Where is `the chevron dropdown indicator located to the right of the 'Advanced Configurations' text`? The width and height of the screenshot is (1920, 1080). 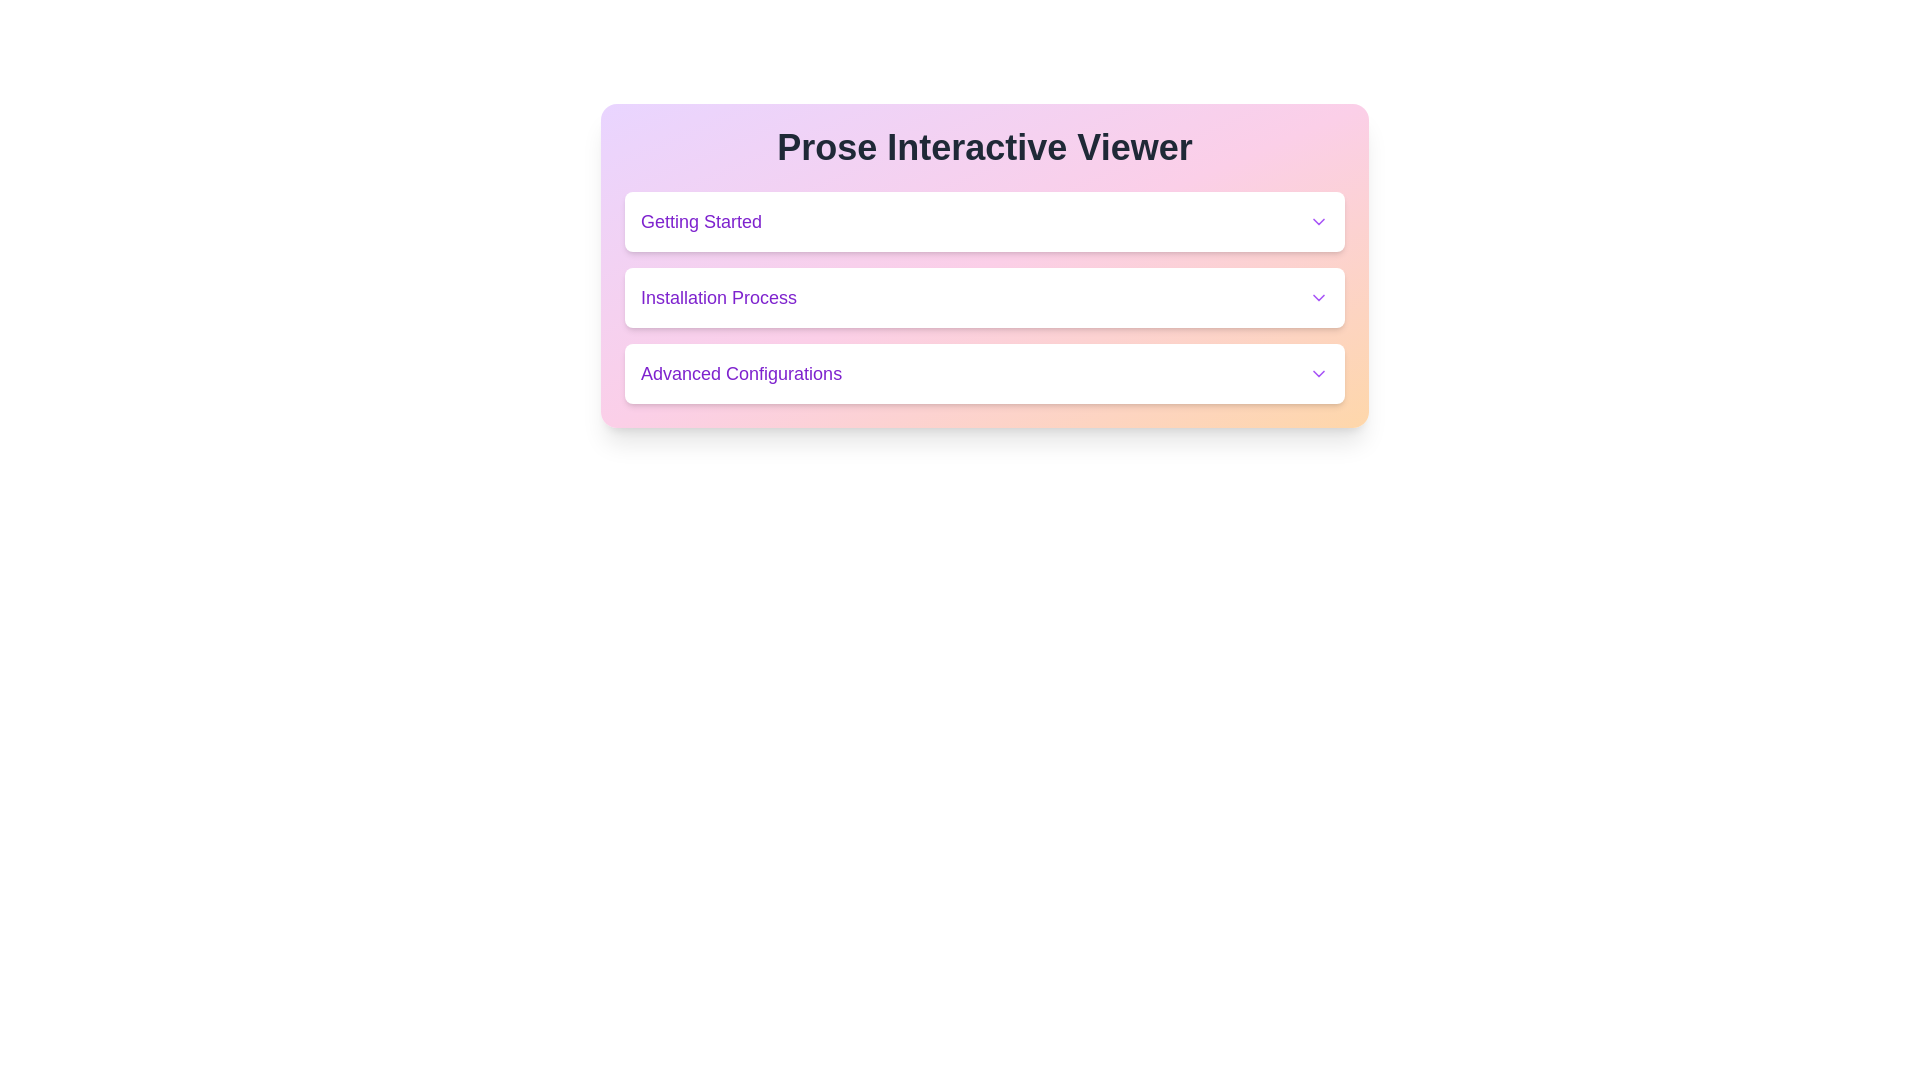 the chevron dropdown indicator located to the right of the 'Advanced Configurations' text is located at coordinates (1319, 374).